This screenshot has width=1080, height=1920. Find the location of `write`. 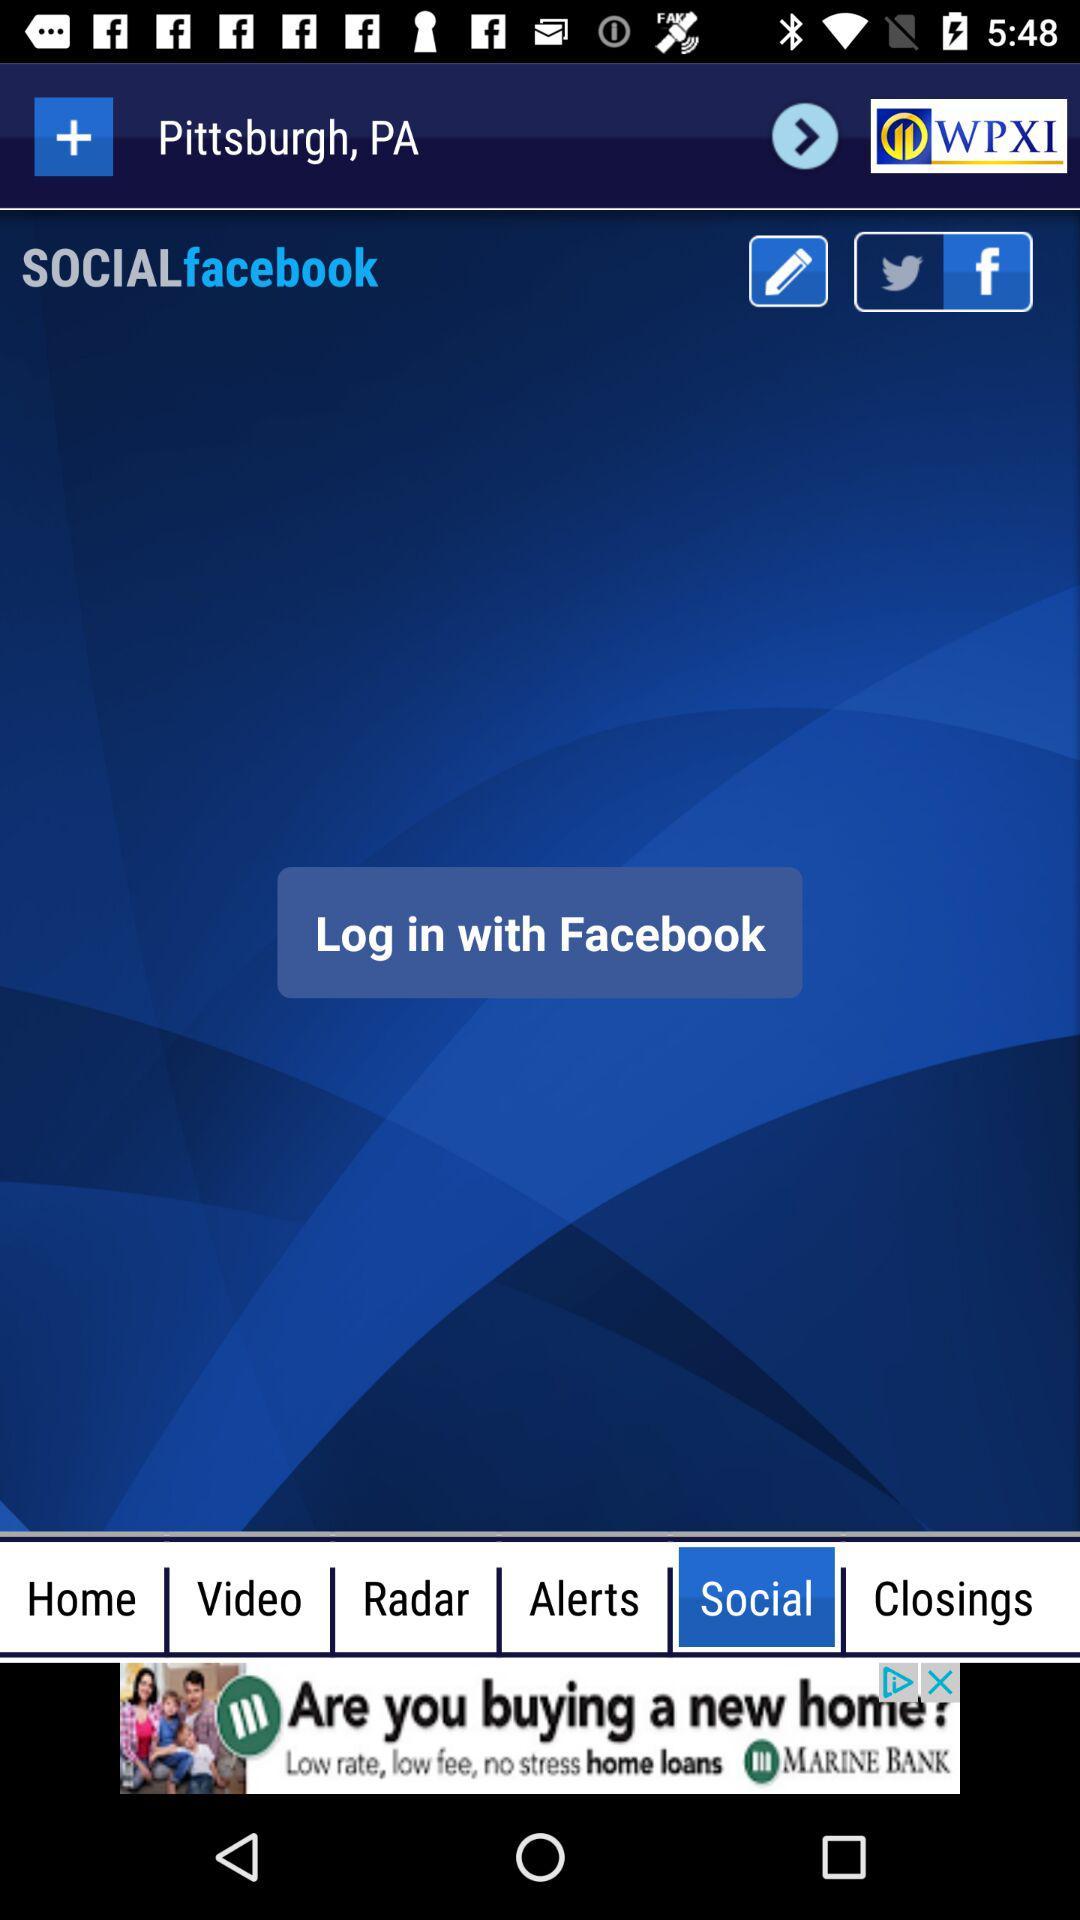

write is located at coordinates (787, 270).